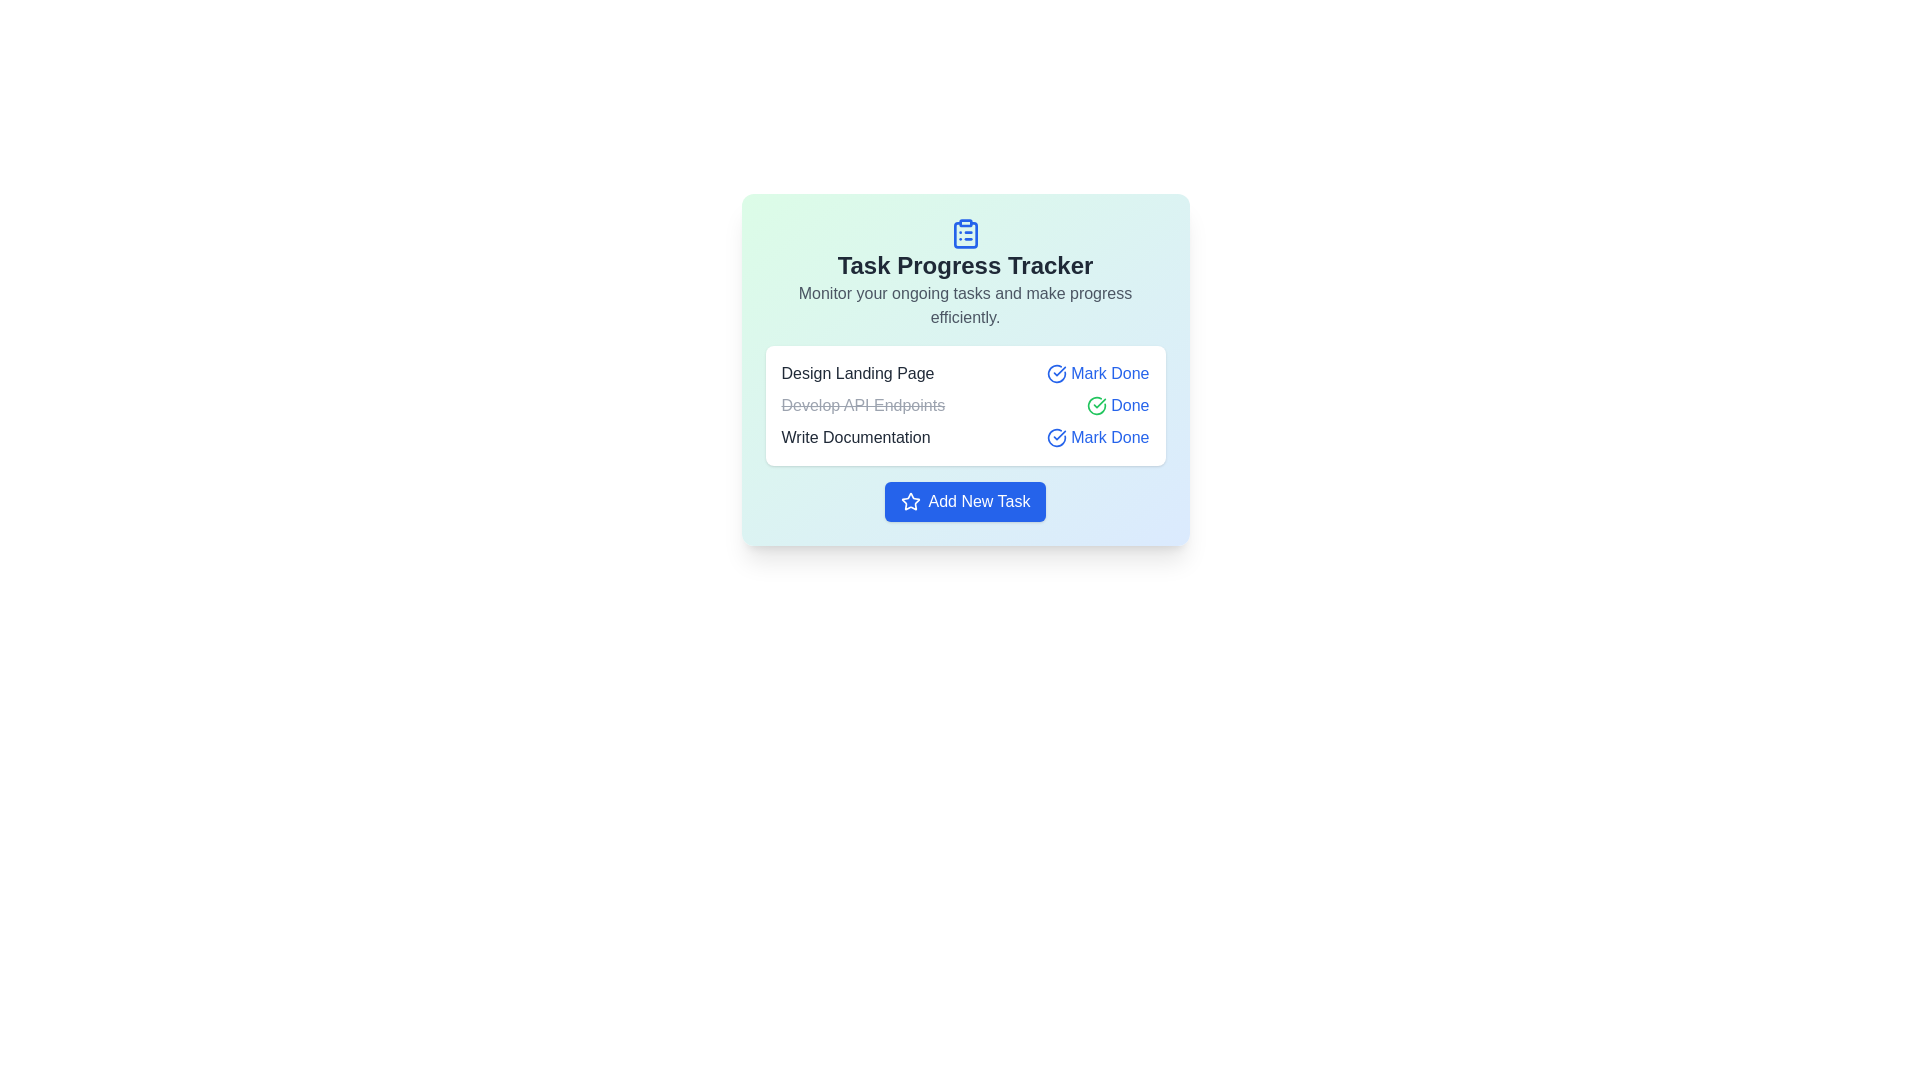  Describe the element at coordinates (863, 405) in the screenshot. I see `the strikethrough labeled text 'Develop API Endpoints', which indicates a completed task in the task list` at that location.